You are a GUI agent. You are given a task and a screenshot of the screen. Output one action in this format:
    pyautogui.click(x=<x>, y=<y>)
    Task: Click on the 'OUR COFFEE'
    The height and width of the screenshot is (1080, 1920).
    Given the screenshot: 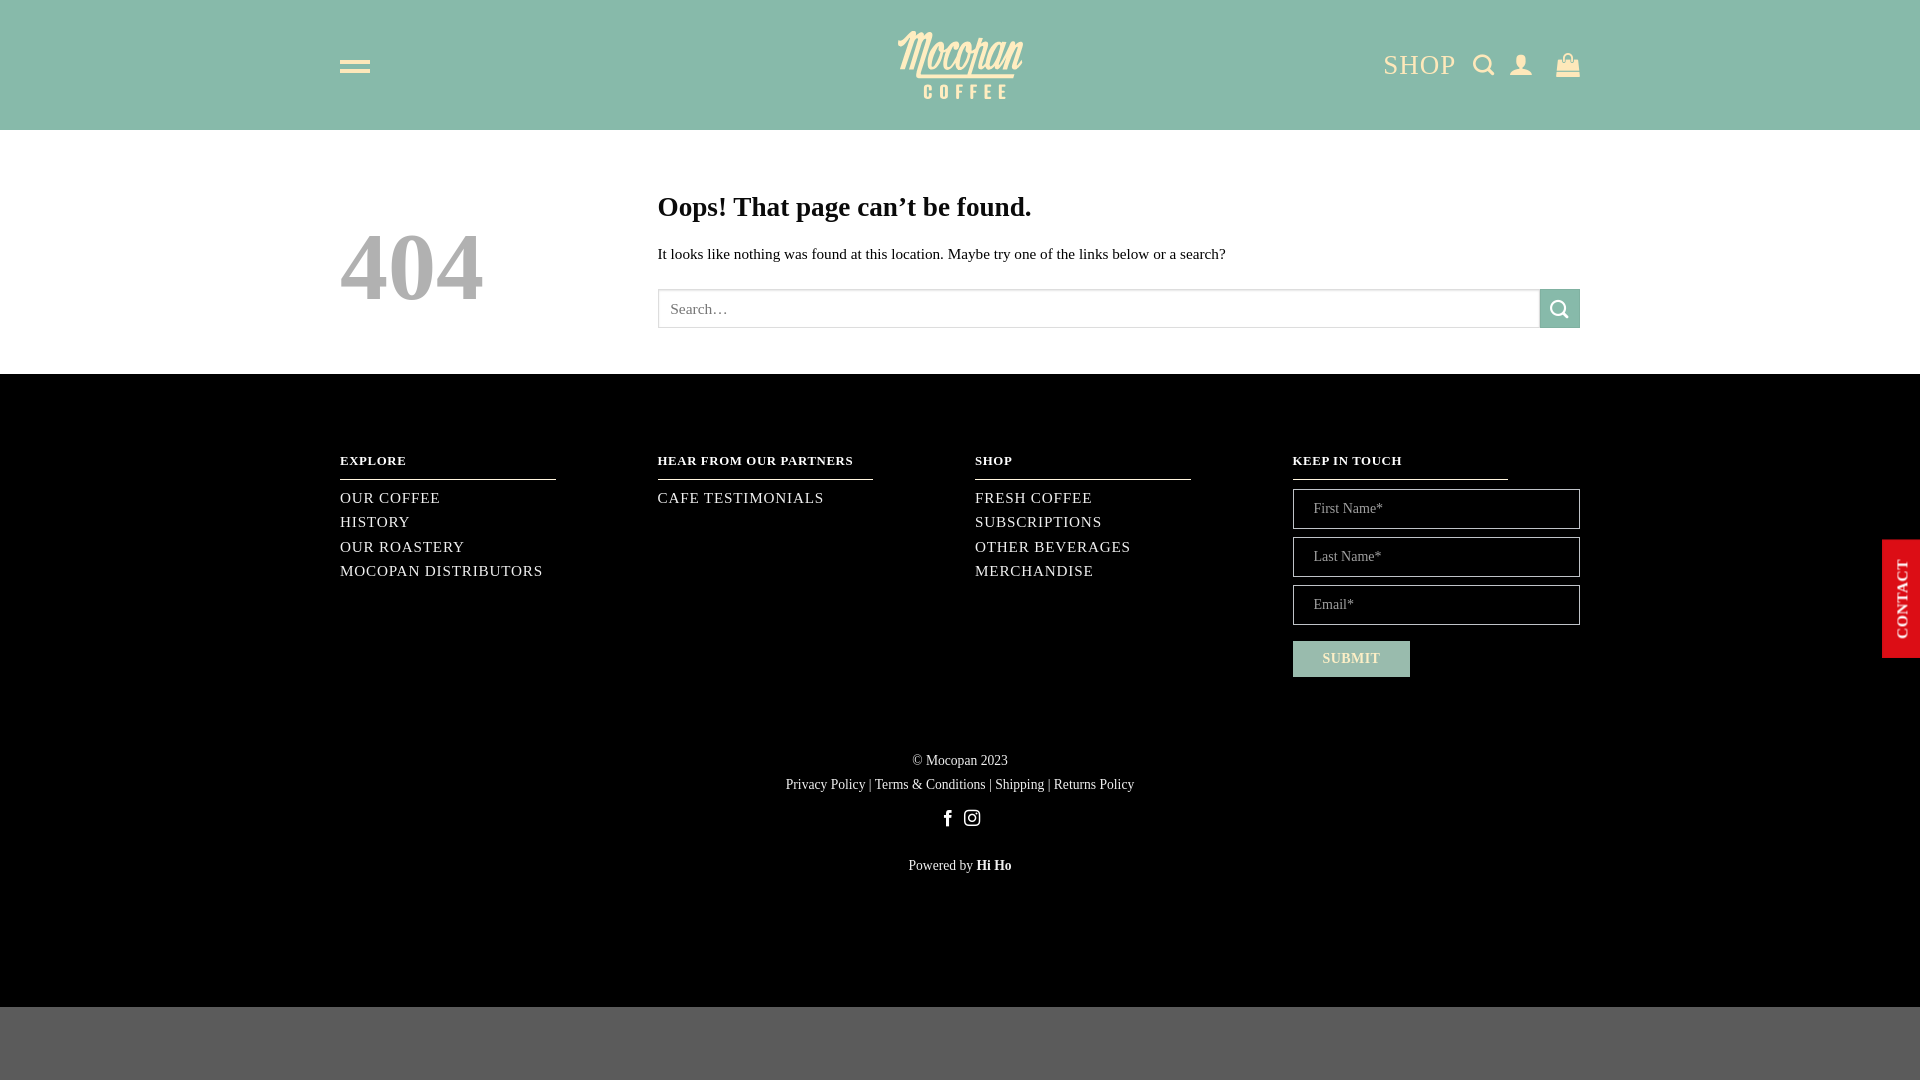 What is the action you would take?
    pyautogui.click(x=340, y=496)
    